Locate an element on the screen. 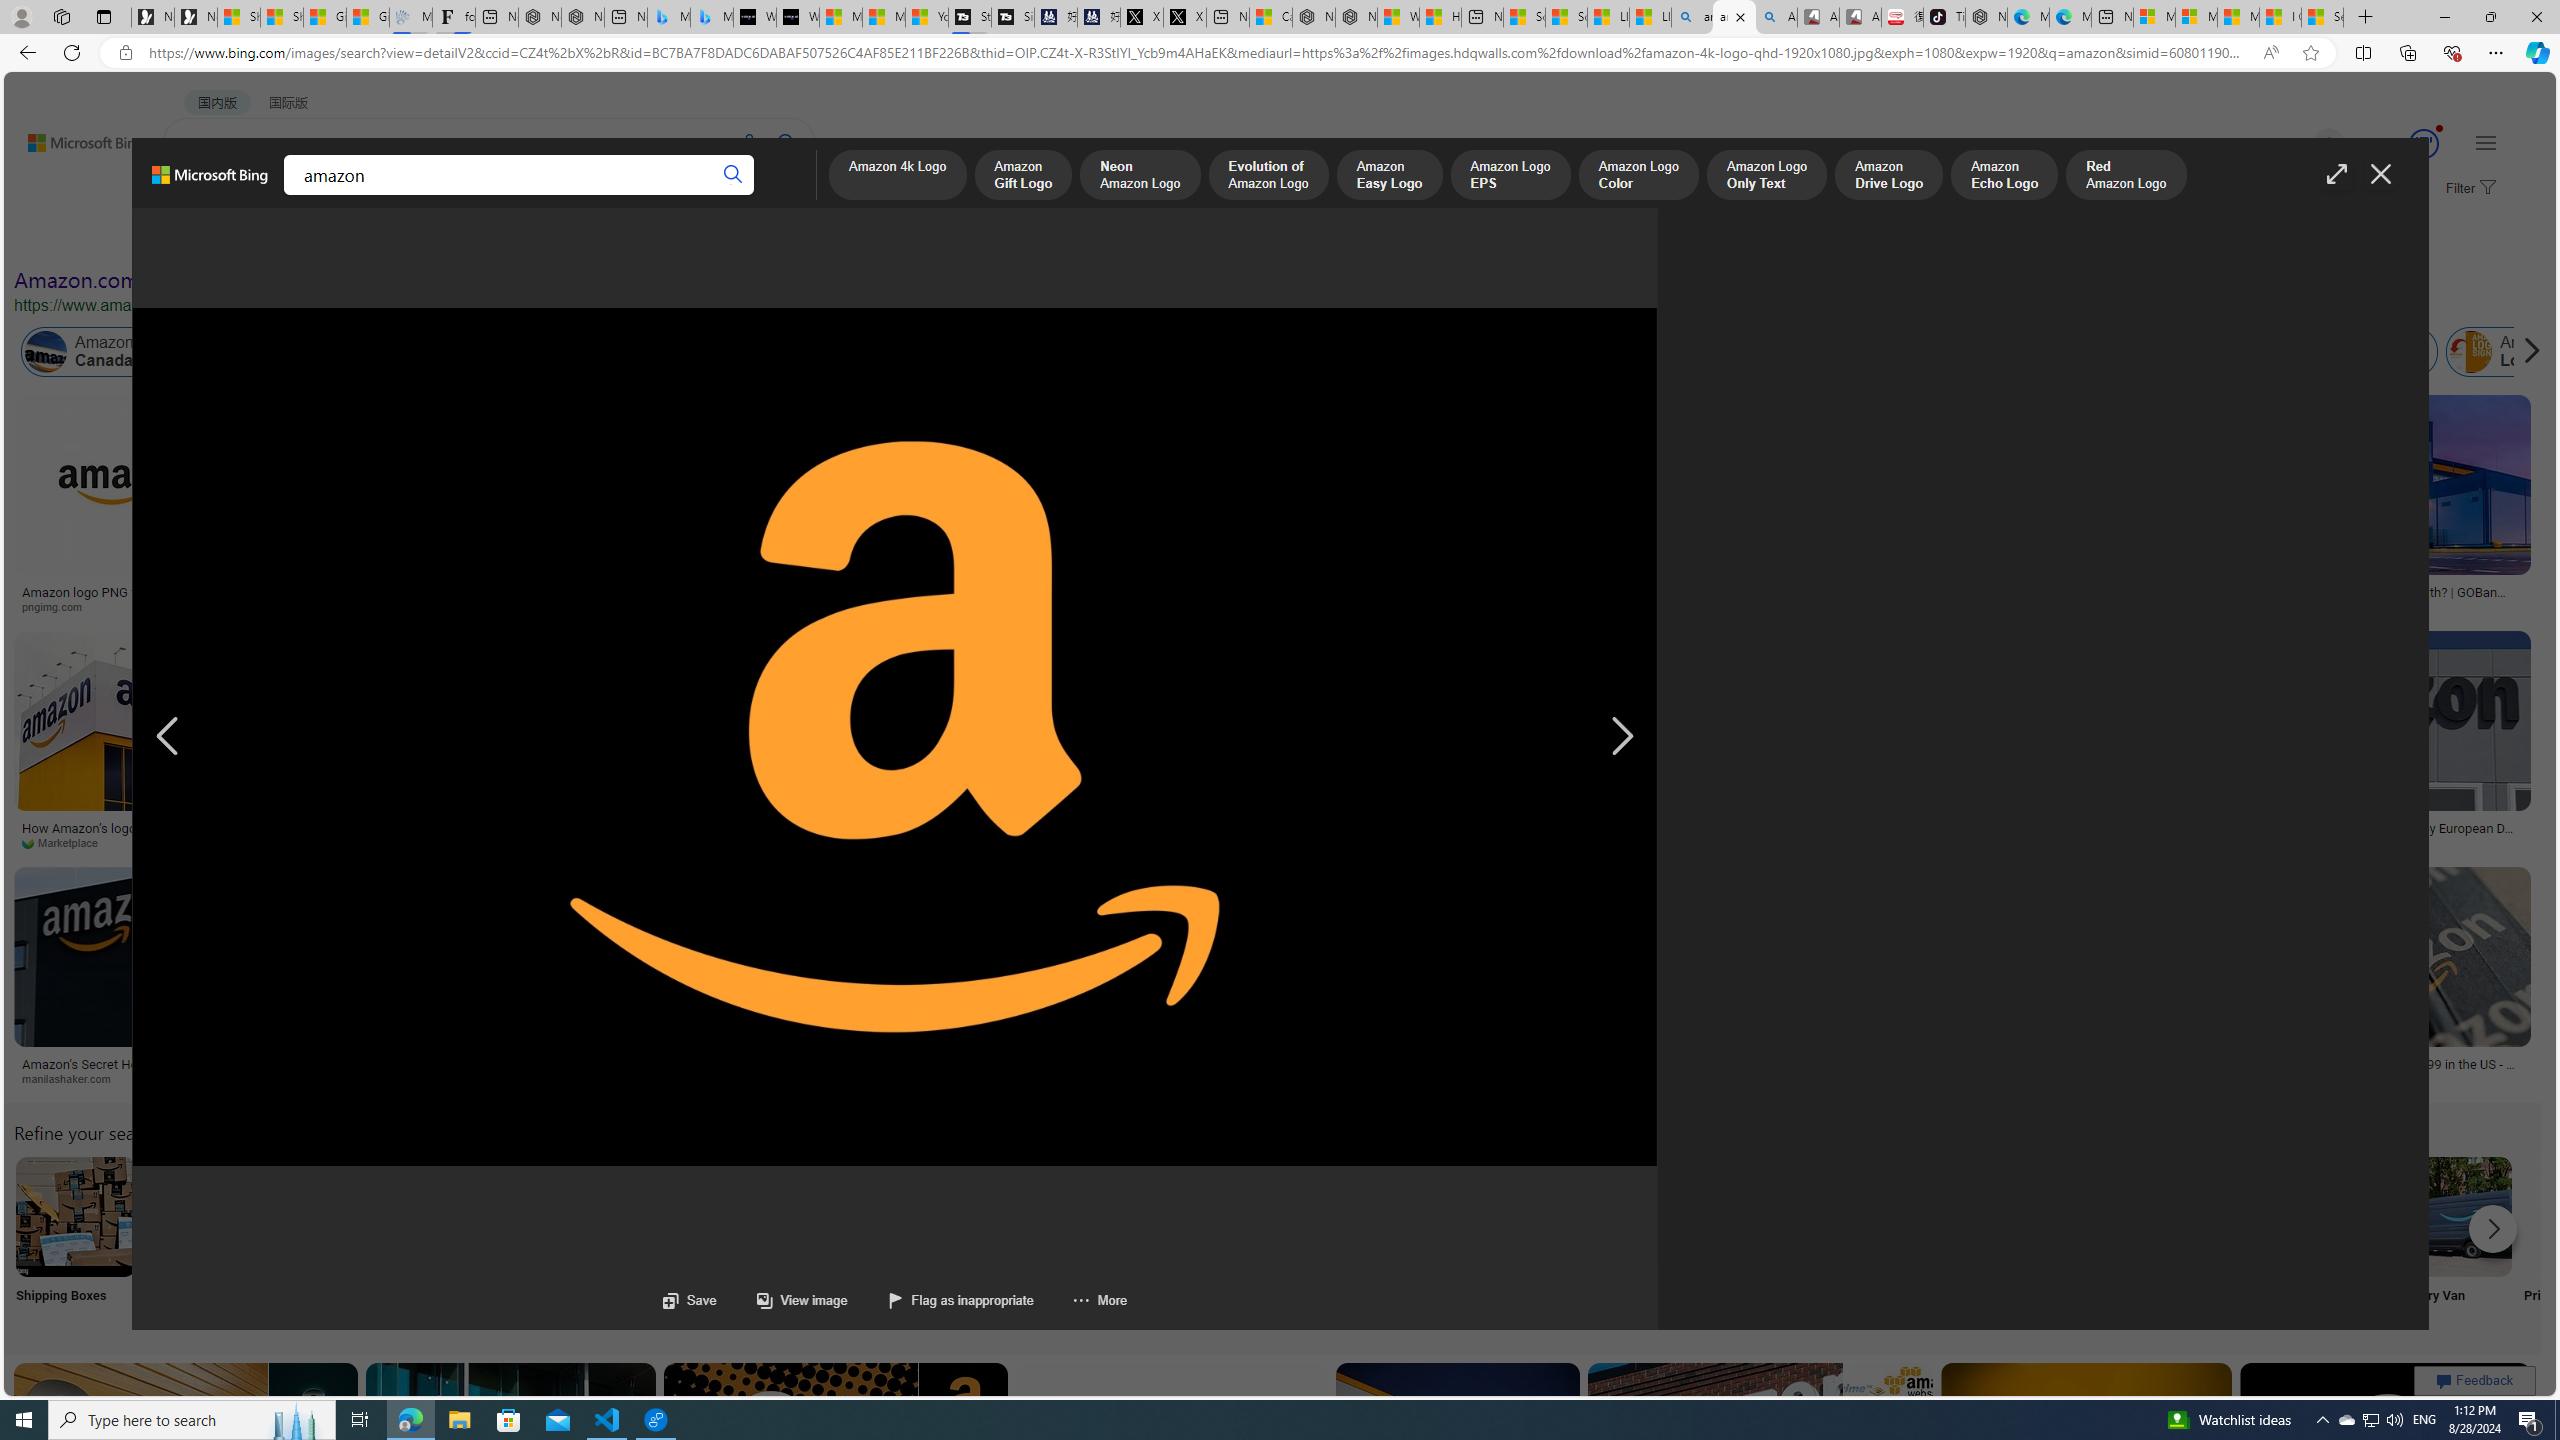  'Amazon Login' is located at coordinates (2470, 352).